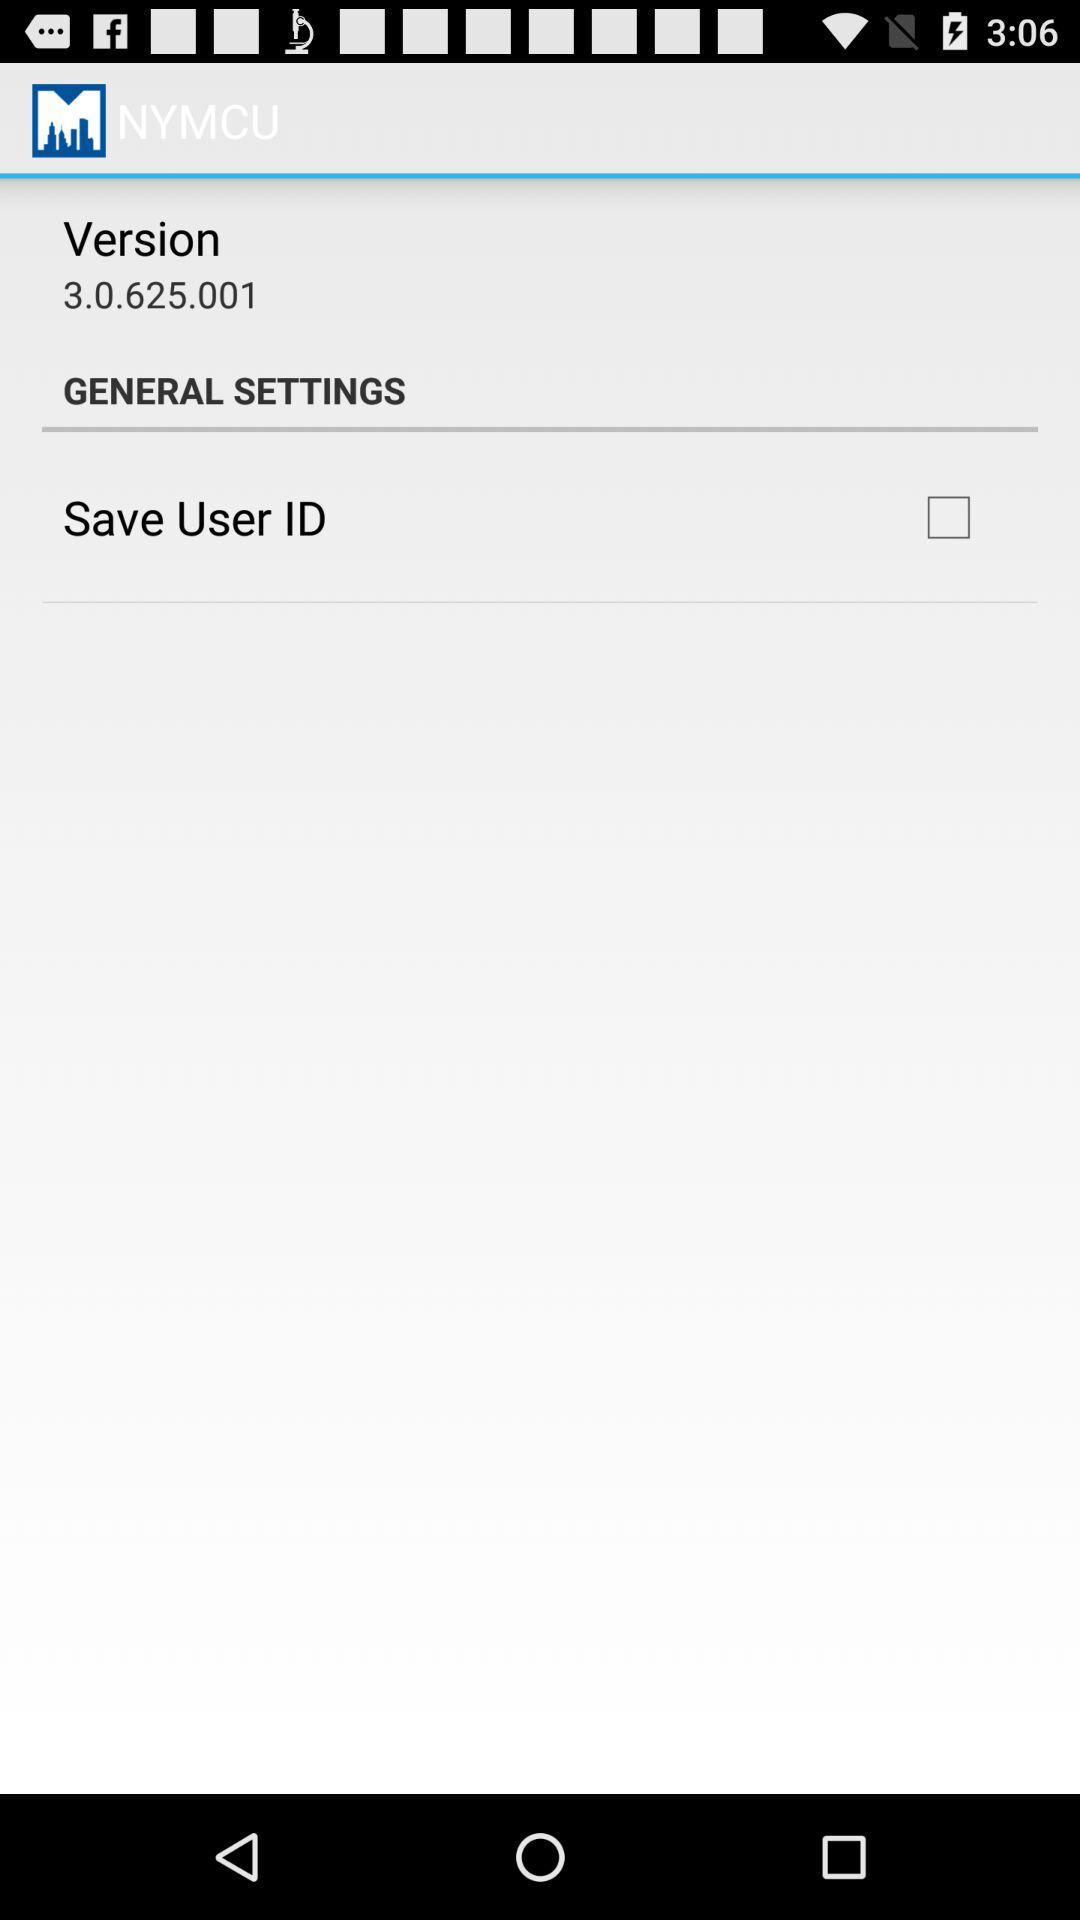 This screenshot has height=1920, width=1080. Describe the element at coordinates (160, 292) in the screenshot. I see `3 0 625 app` at that location.